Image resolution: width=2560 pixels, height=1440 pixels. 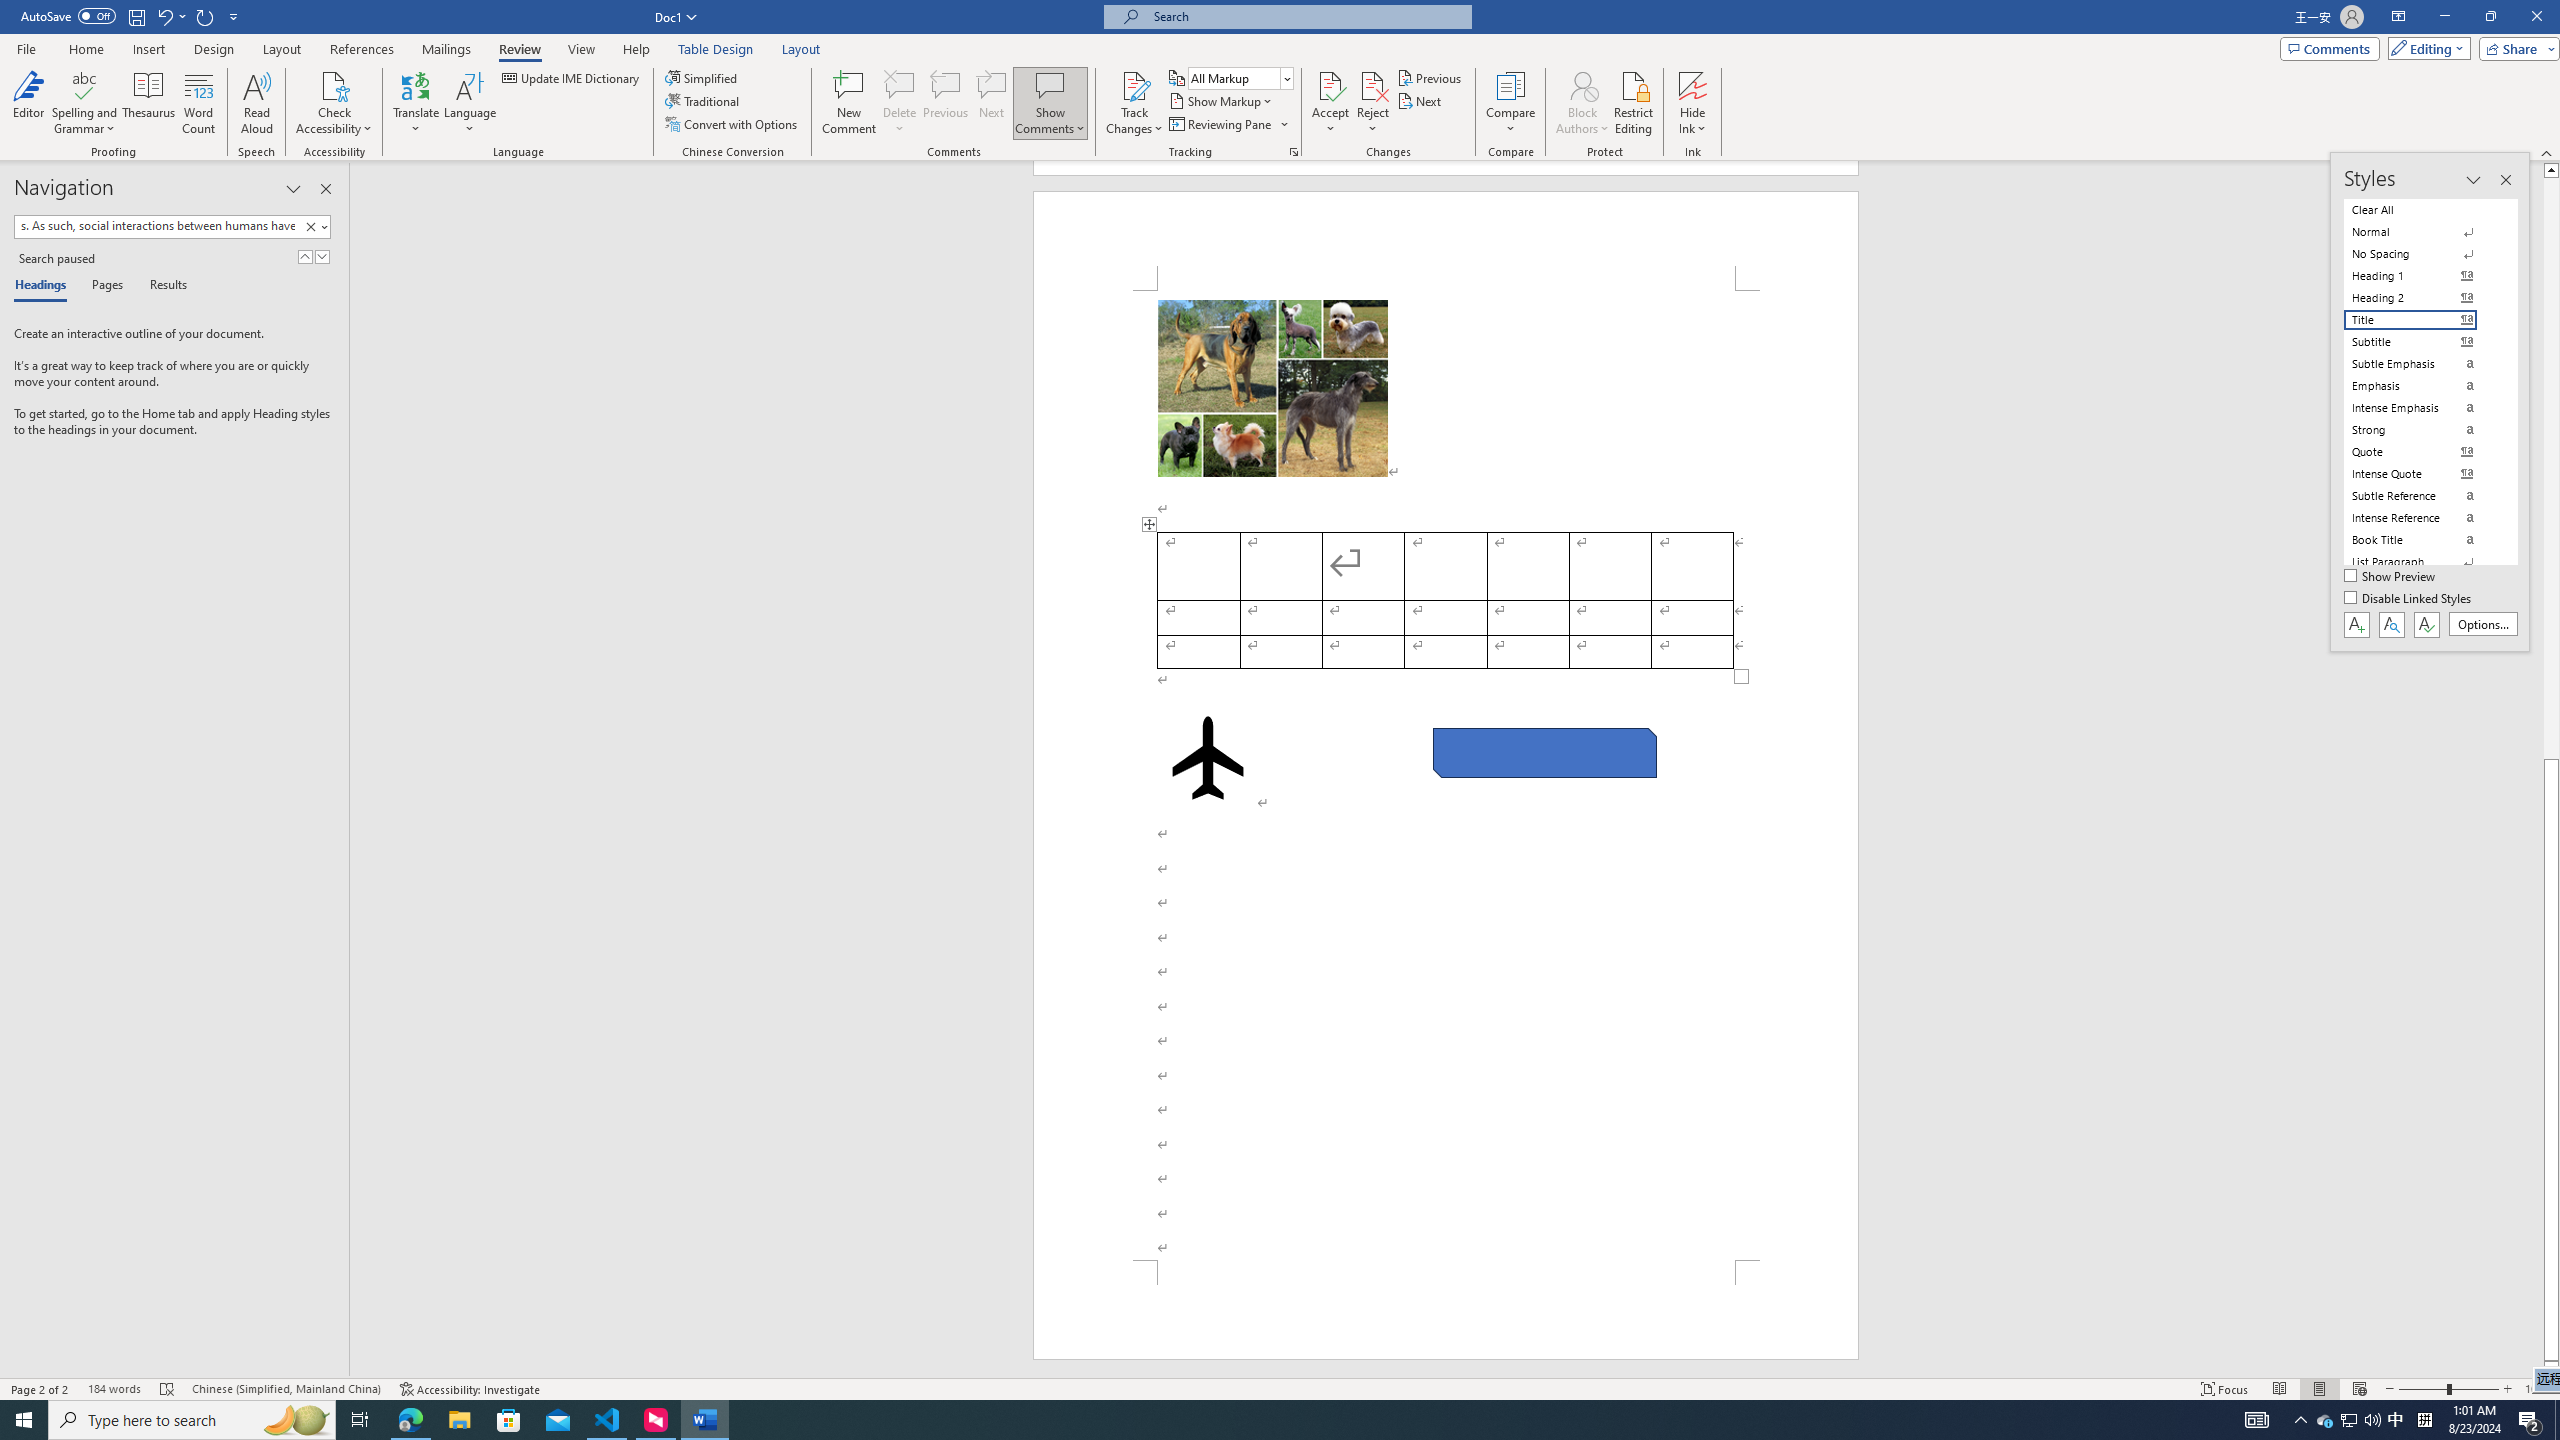 What do you see at coordinates (1239, 77) in the screenshot?
I see `'Display for Review'` at bounding box center [1239, 77].